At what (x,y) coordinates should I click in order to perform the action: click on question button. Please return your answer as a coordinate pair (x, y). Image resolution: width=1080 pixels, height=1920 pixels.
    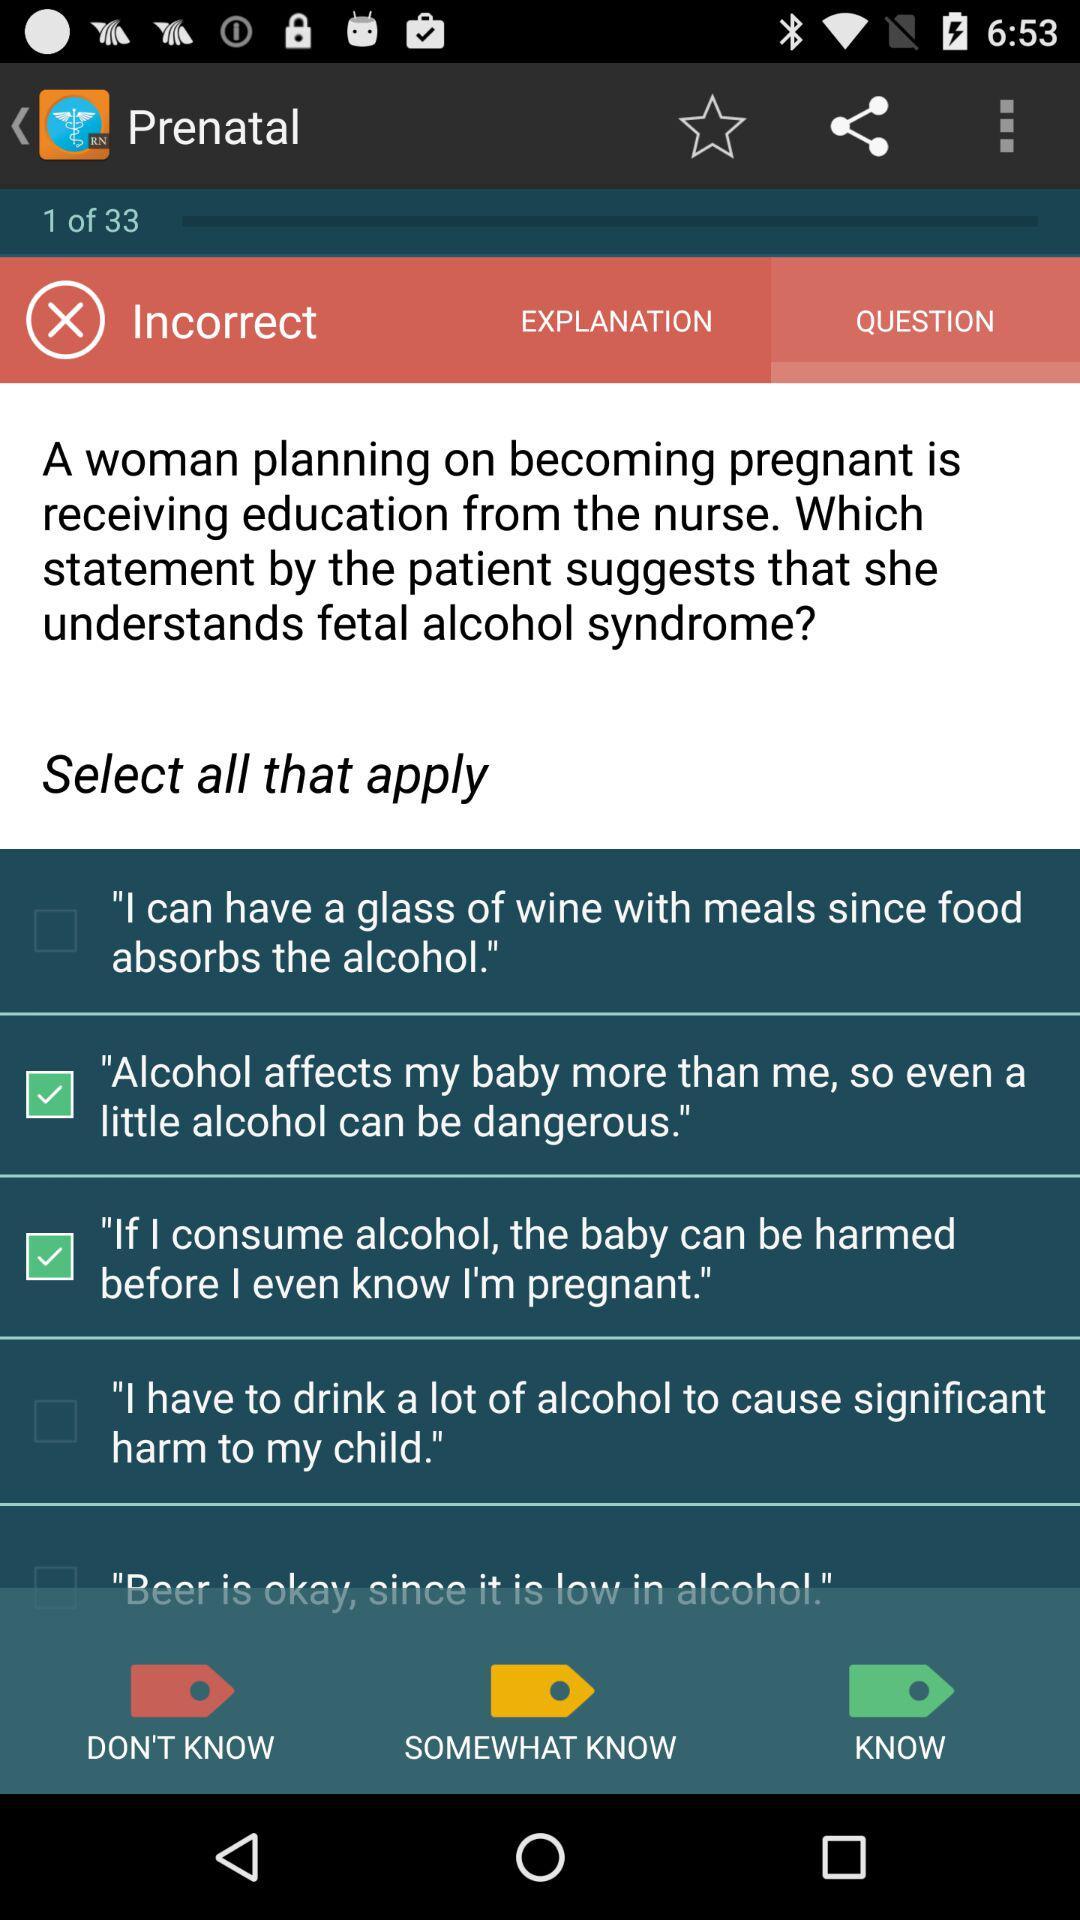
    Looking at the image, I should click on (925, 320).